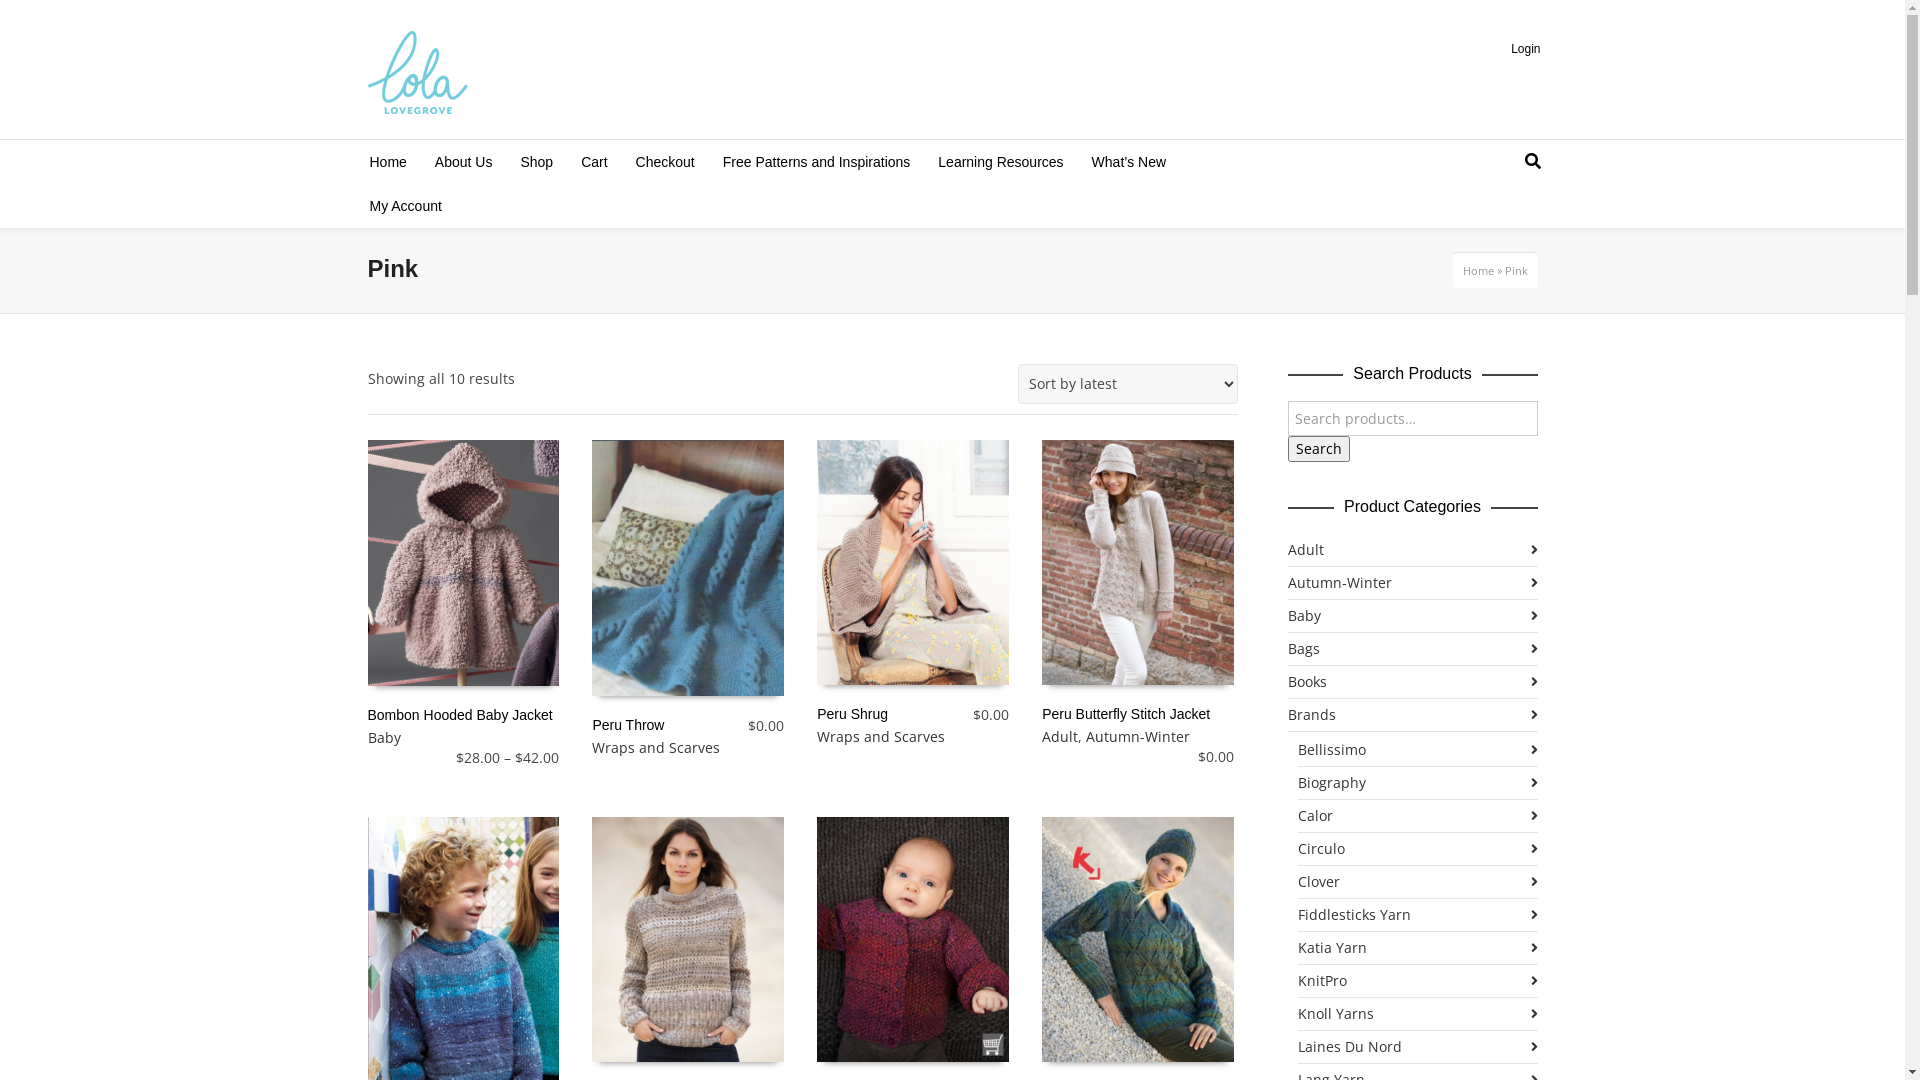 This screenshot has width=1920, height=1080. Describe the element at coordinates (1137, 736) in the screenshot. I see `'Autumn-Winter'` at that location.